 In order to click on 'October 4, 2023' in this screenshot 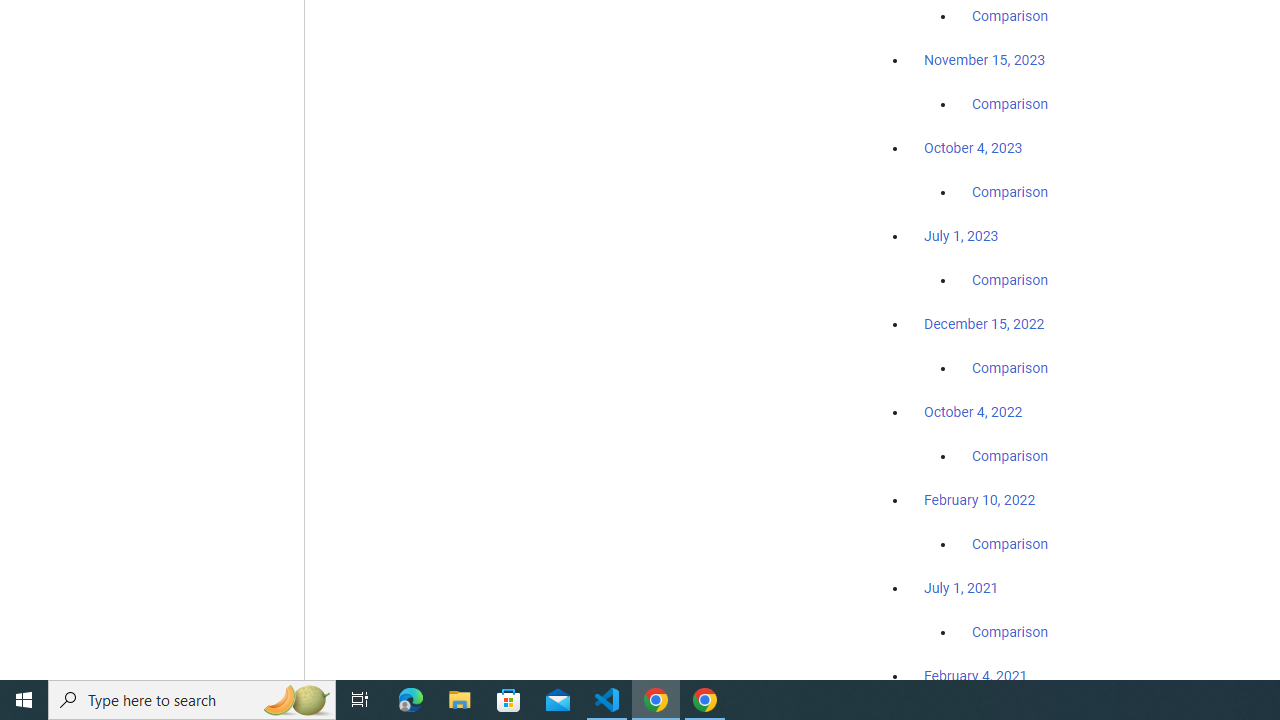, I will do `click(973, 147)`.